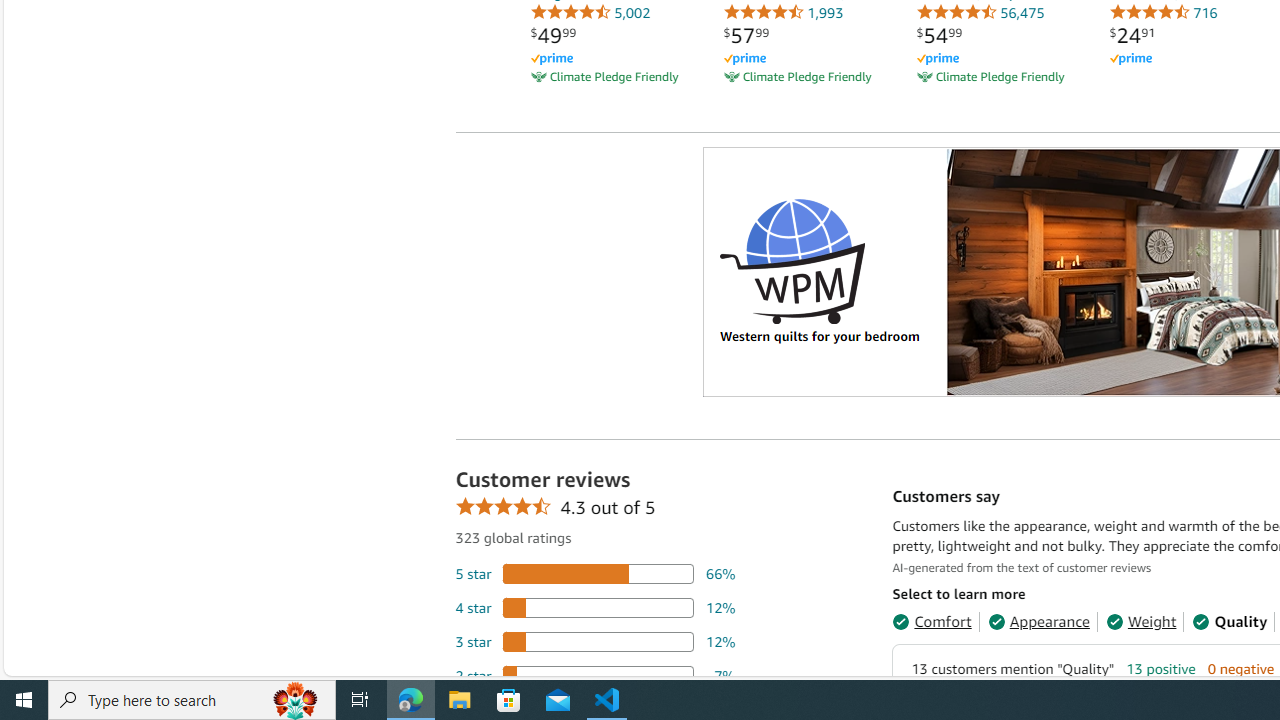 The width and height of the screenshot is (1280, 720). Describe the element at coordinates (1163, 12) in the screenshot. I see `'716'` at that location.